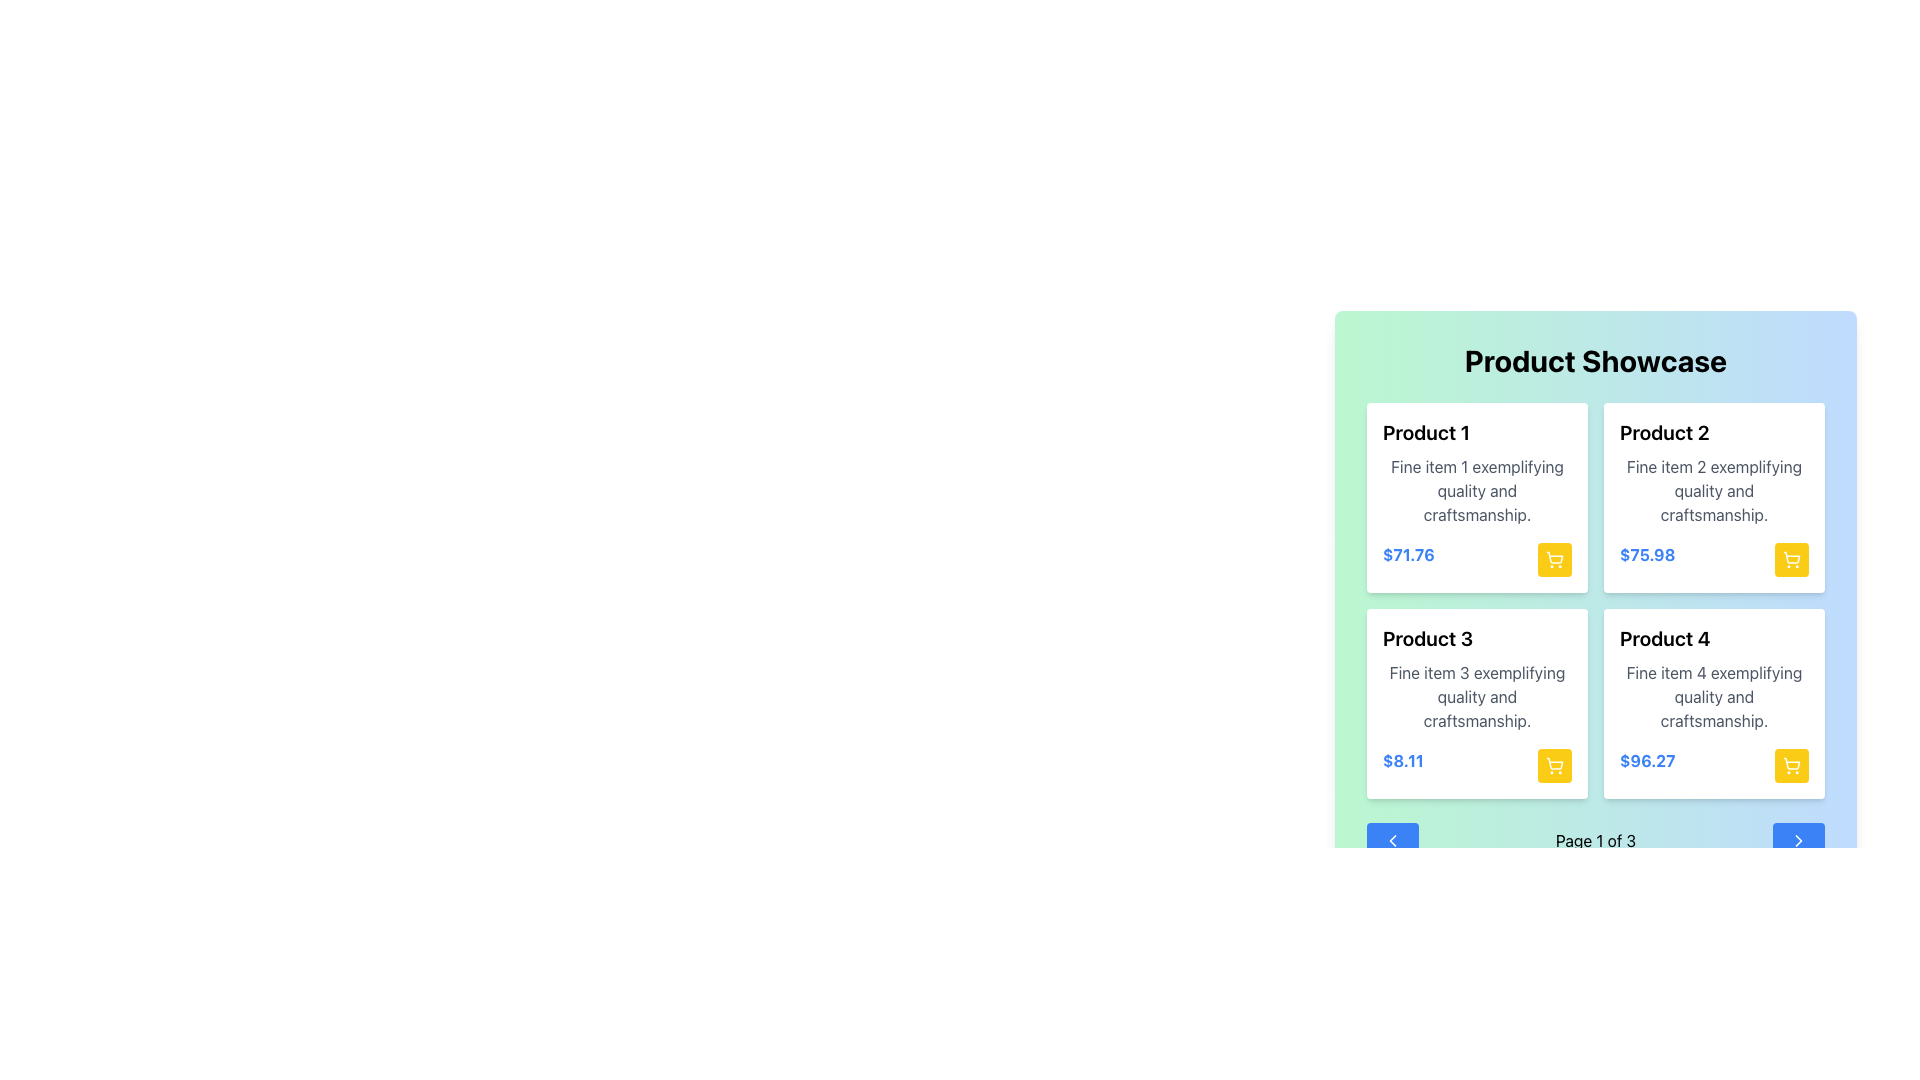 Image resolution: width=1920 pixels, height=1080 pixels. I want to click on the Text Display element that shows the price of 'Product 2', located in the bottom-right area of the card, so click(1713, 559).